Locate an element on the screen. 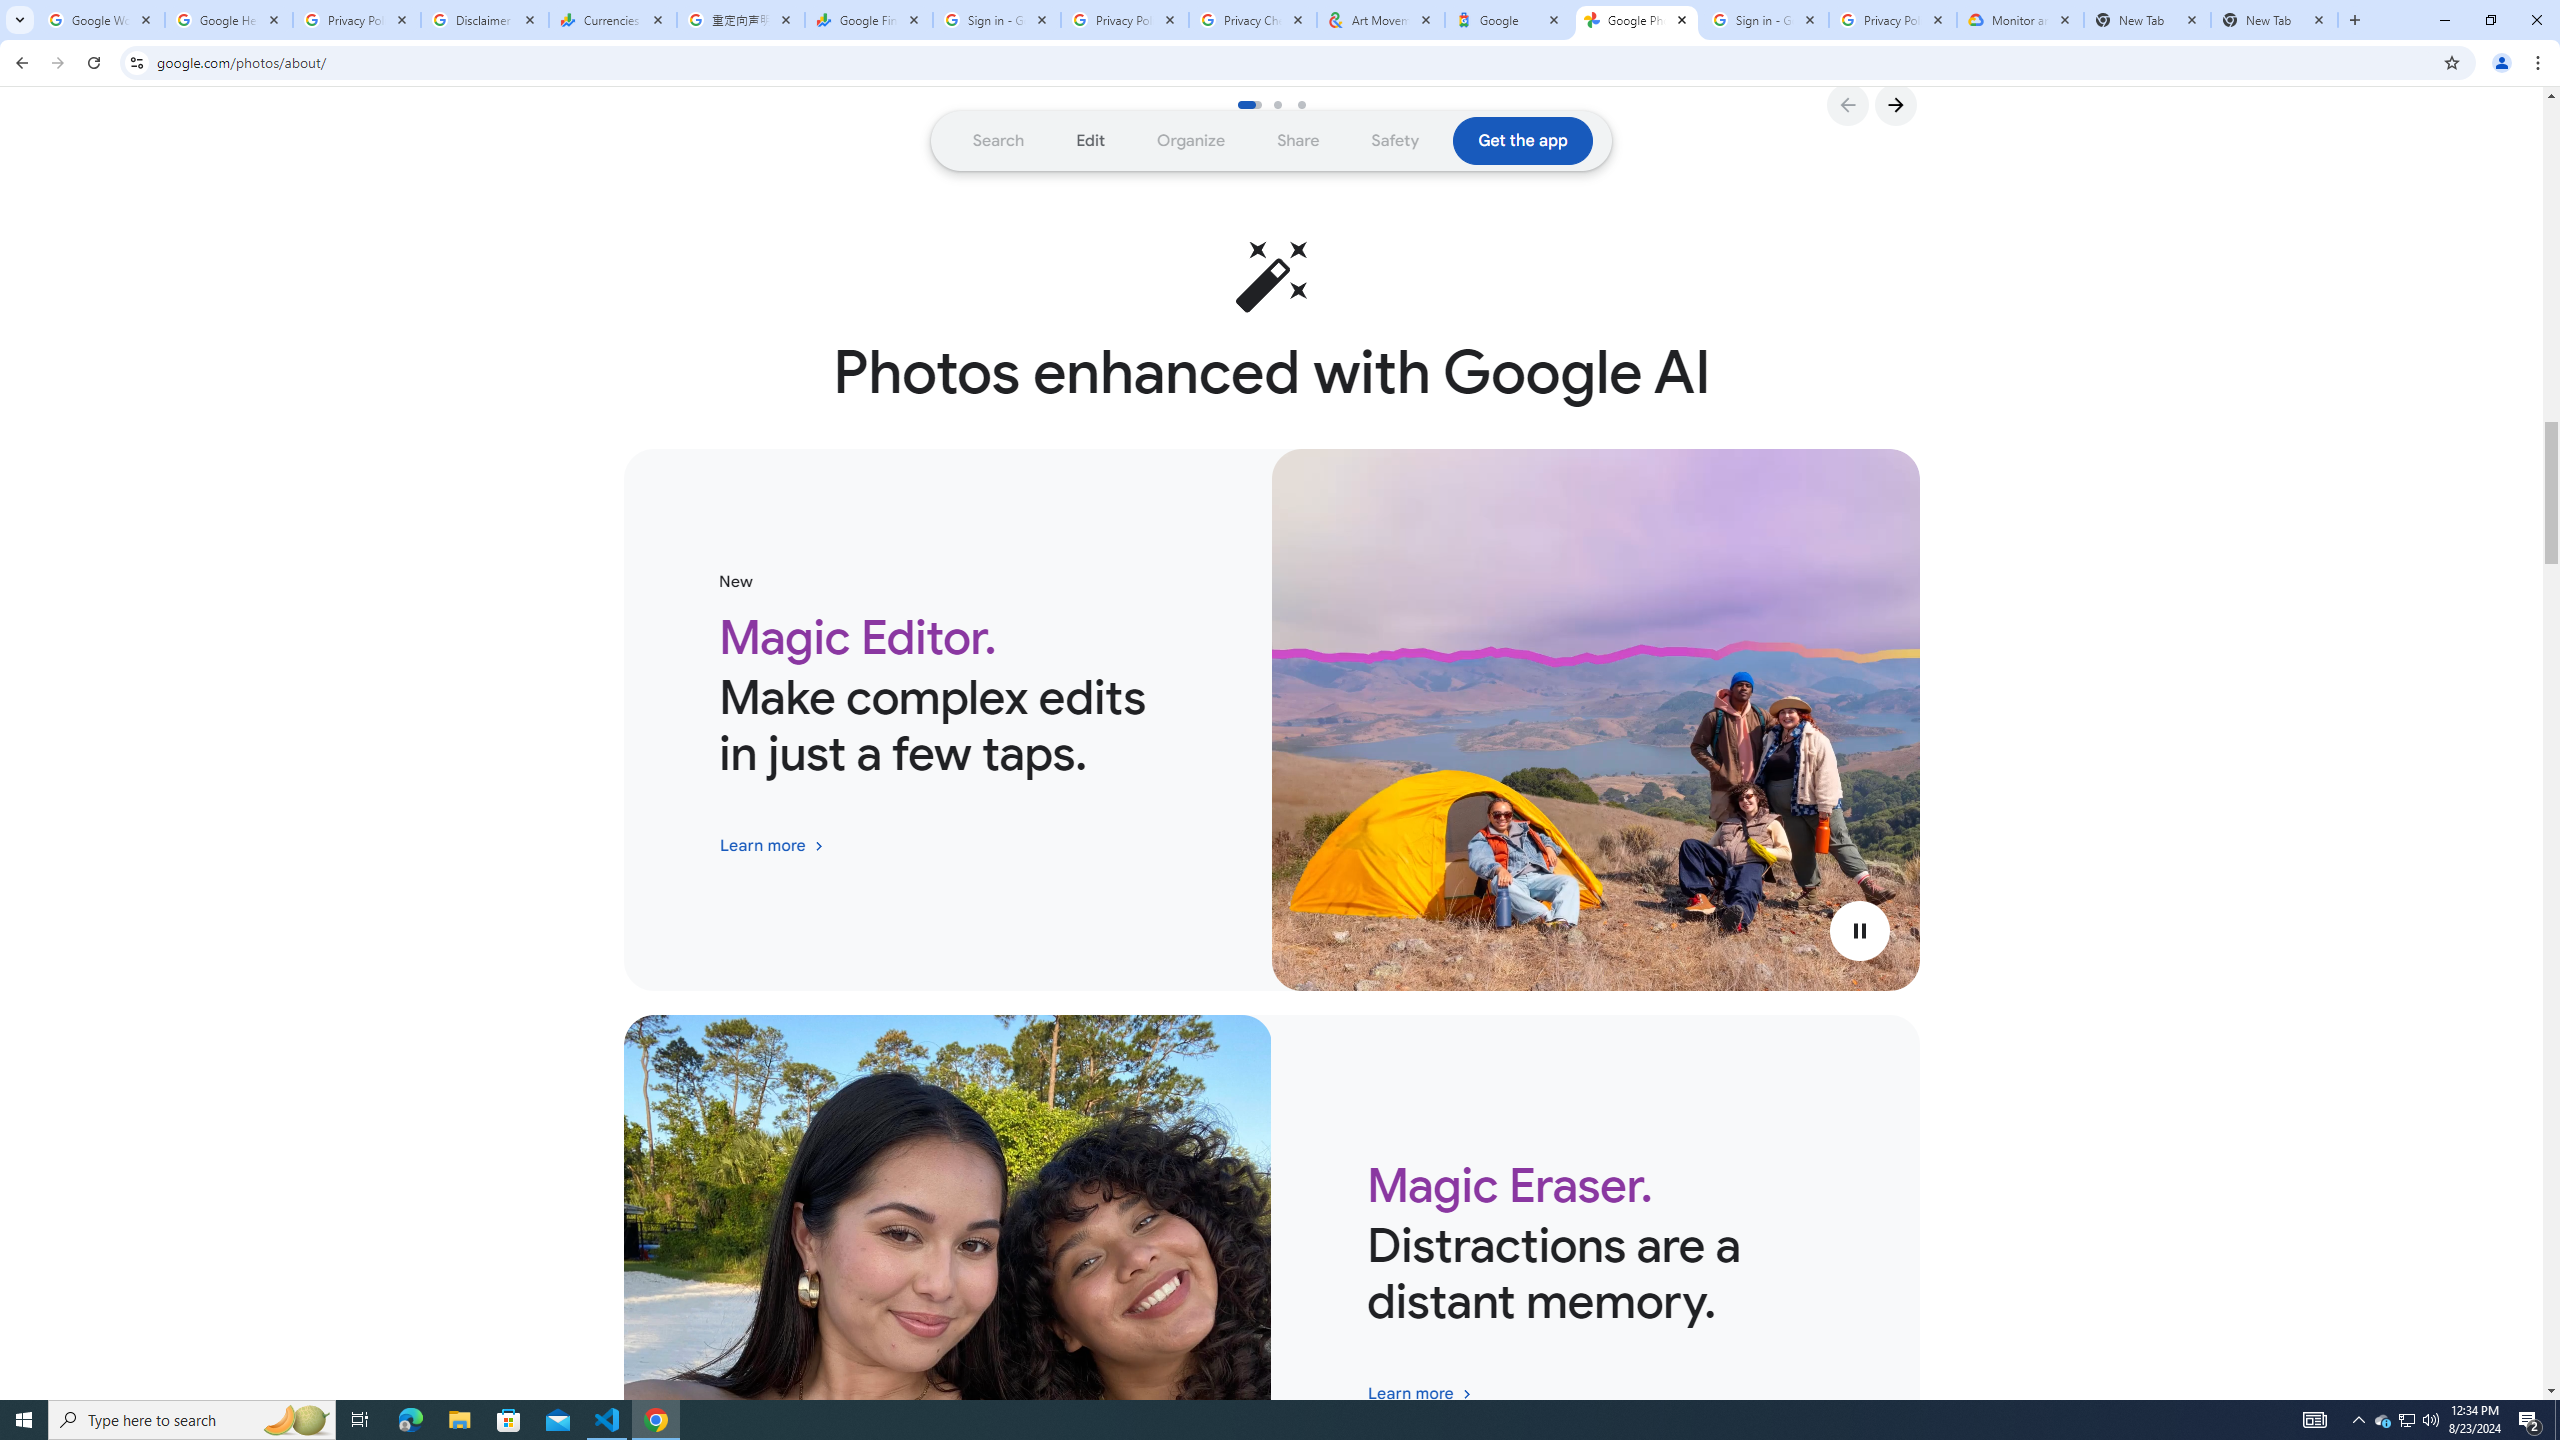  'Wand with sparkles' is located at coordinates (1271, 275).